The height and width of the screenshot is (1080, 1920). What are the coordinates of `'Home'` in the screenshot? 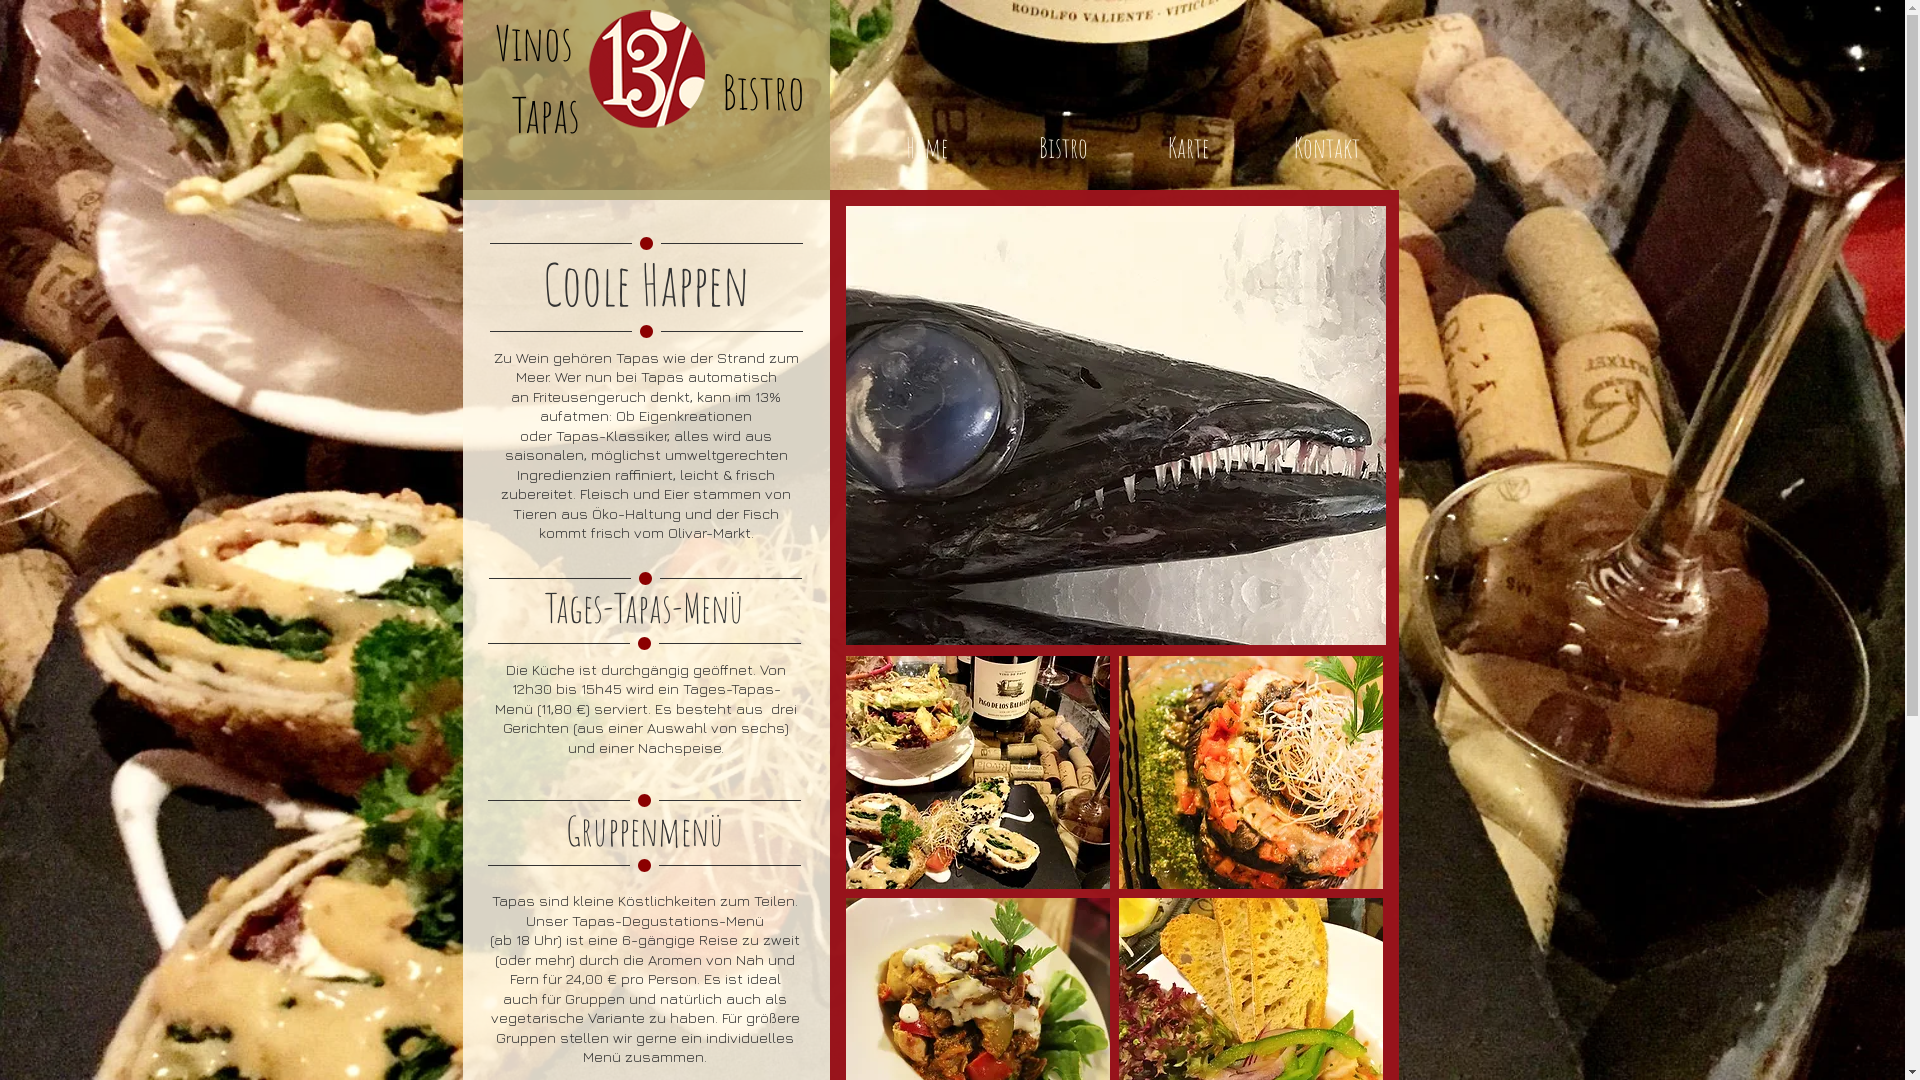 It's located at (925, 146).